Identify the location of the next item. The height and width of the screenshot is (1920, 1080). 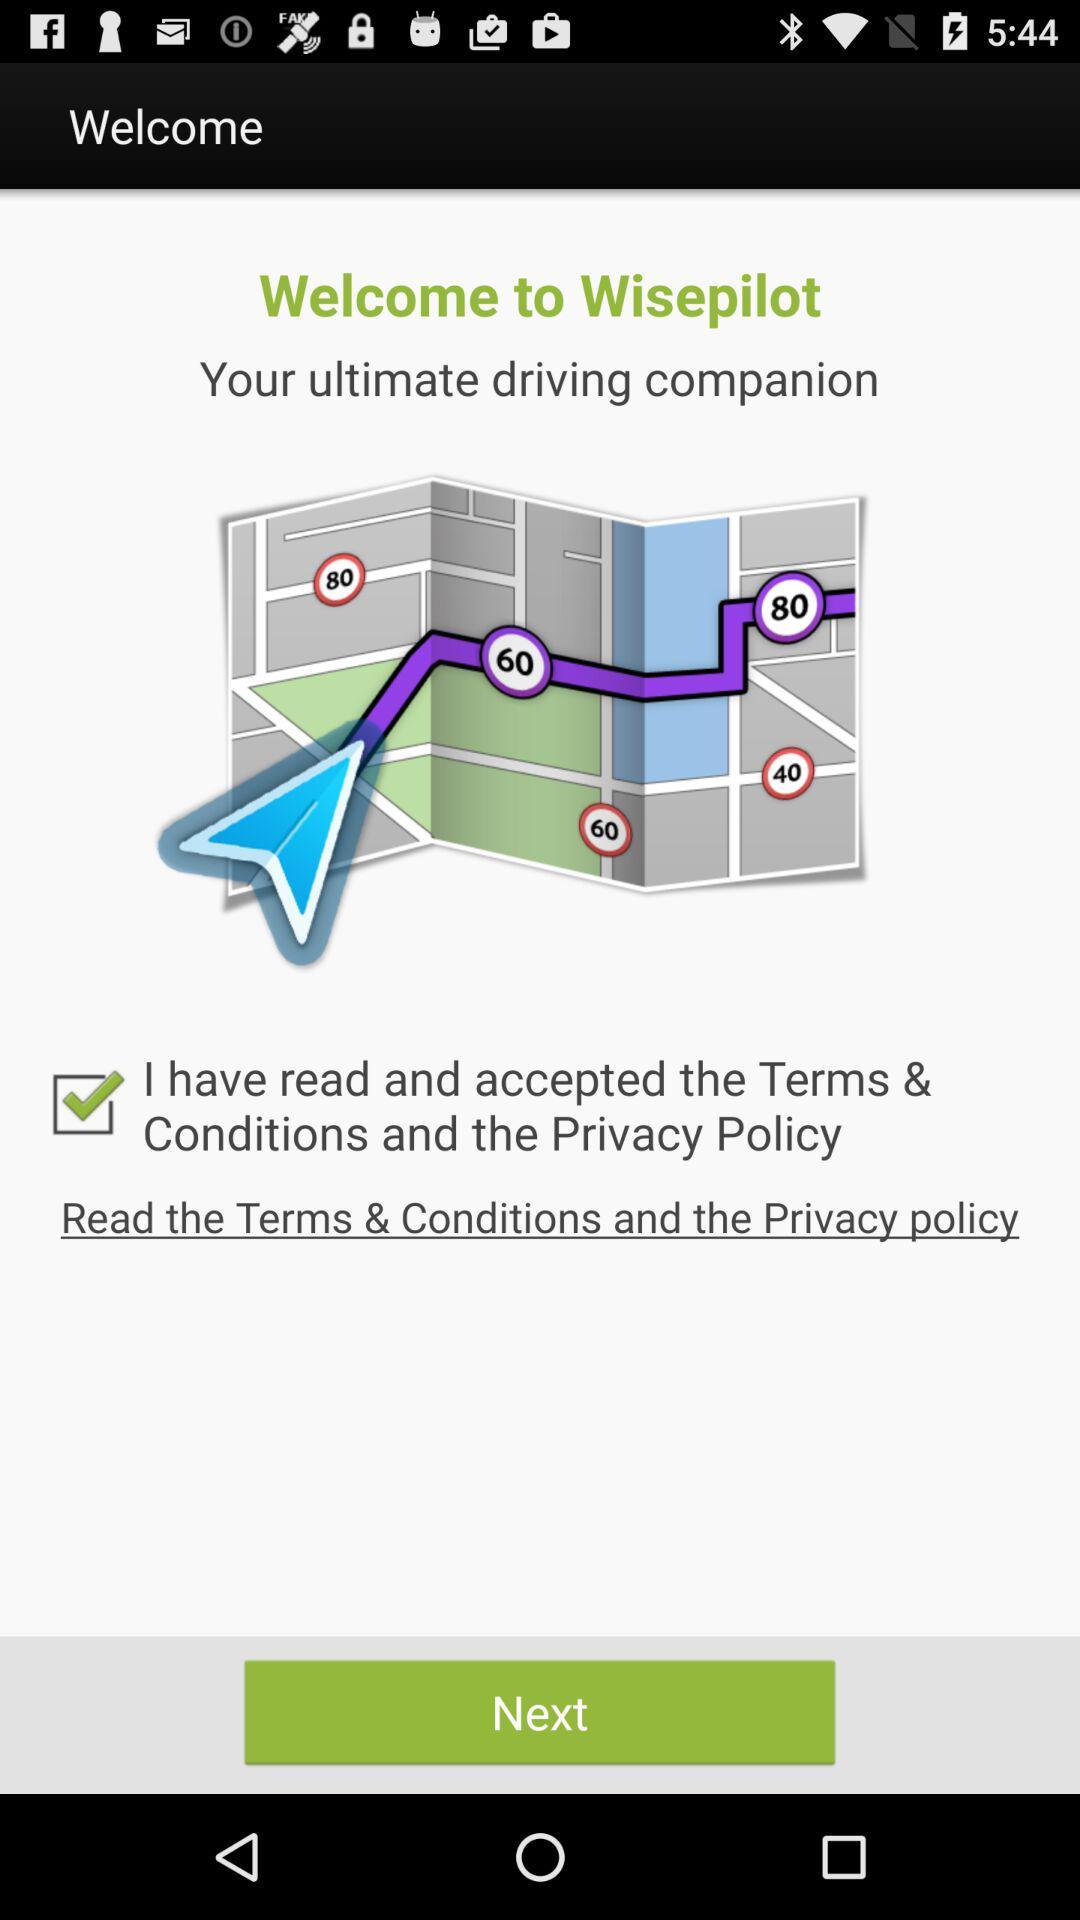
(540, 1711).